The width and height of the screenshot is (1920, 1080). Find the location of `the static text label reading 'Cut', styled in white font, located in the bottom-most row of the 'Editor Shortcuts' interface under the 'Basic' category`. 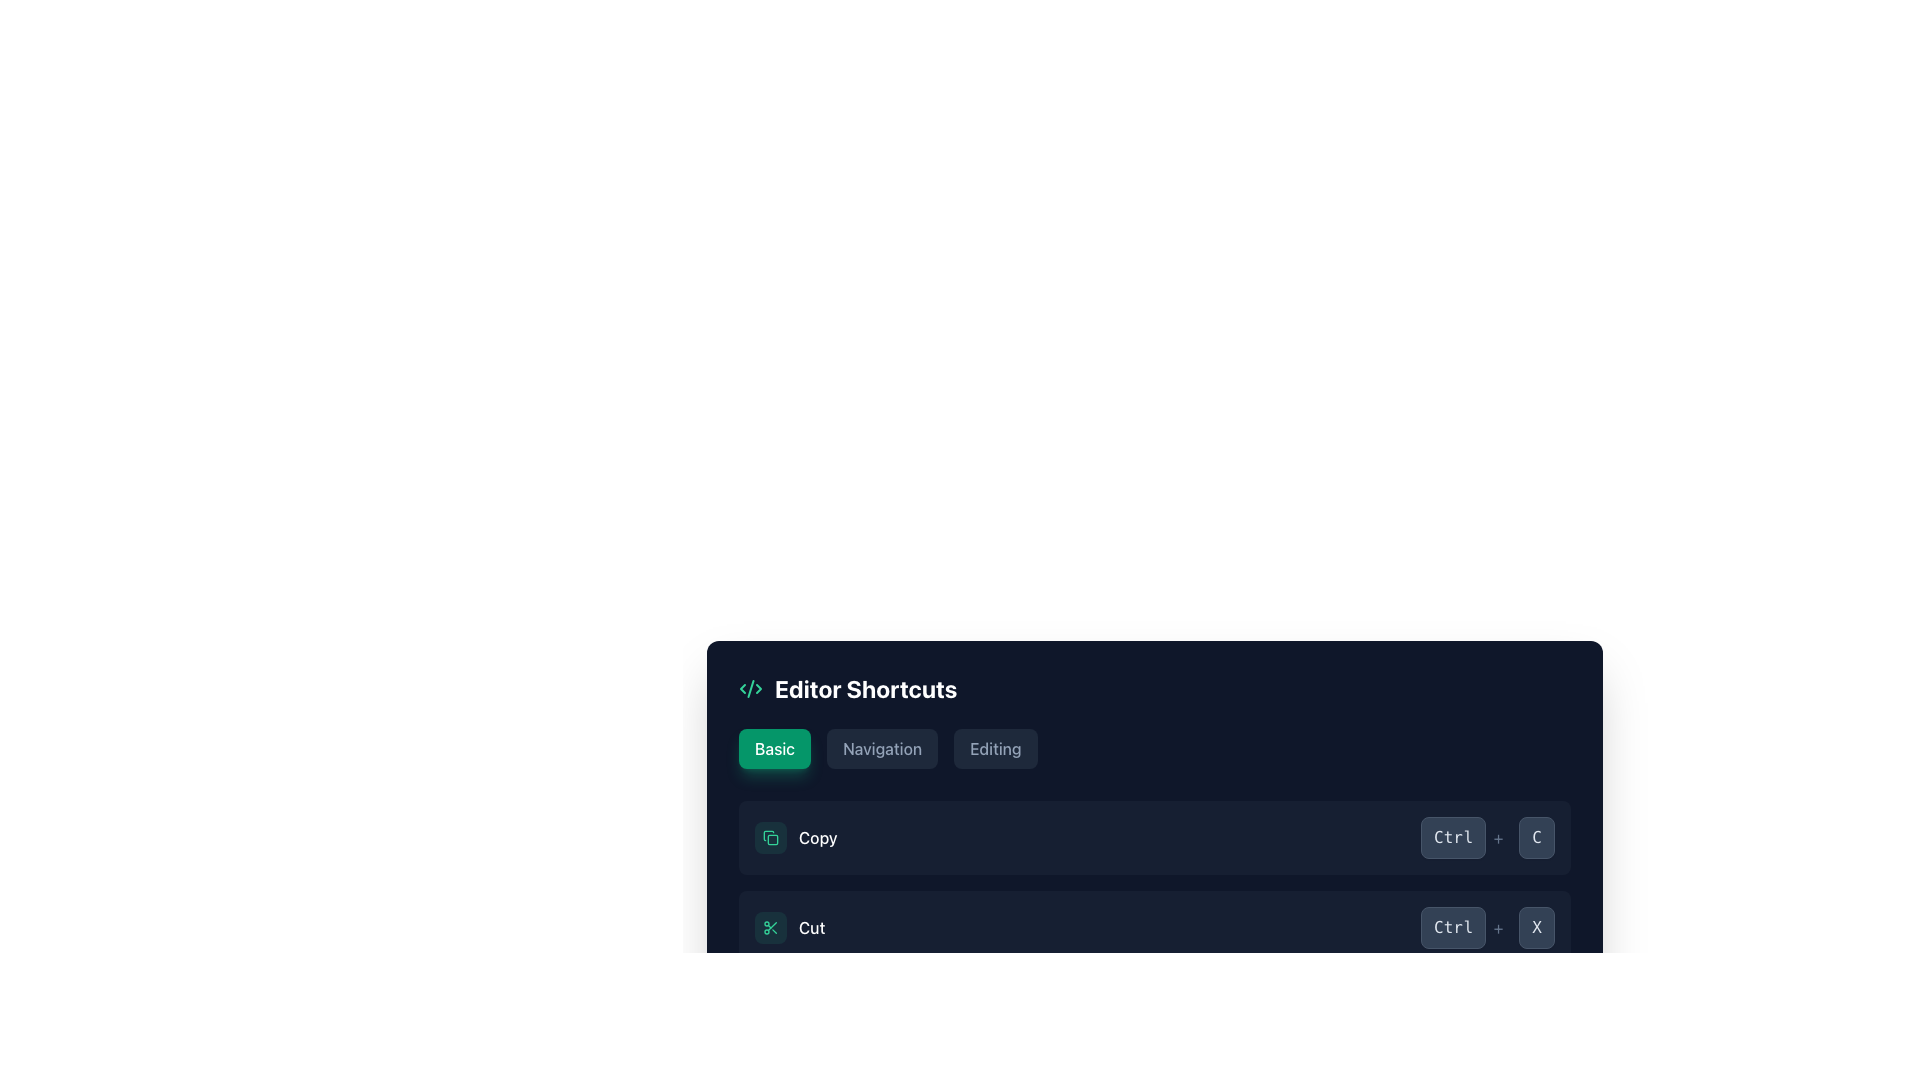

the static text label reading 'Cut', styled in white font, located in the bottom-most row of the 'Editor Shortcuts' interface under the 'Basic' category is located at coordinates (812, 928).